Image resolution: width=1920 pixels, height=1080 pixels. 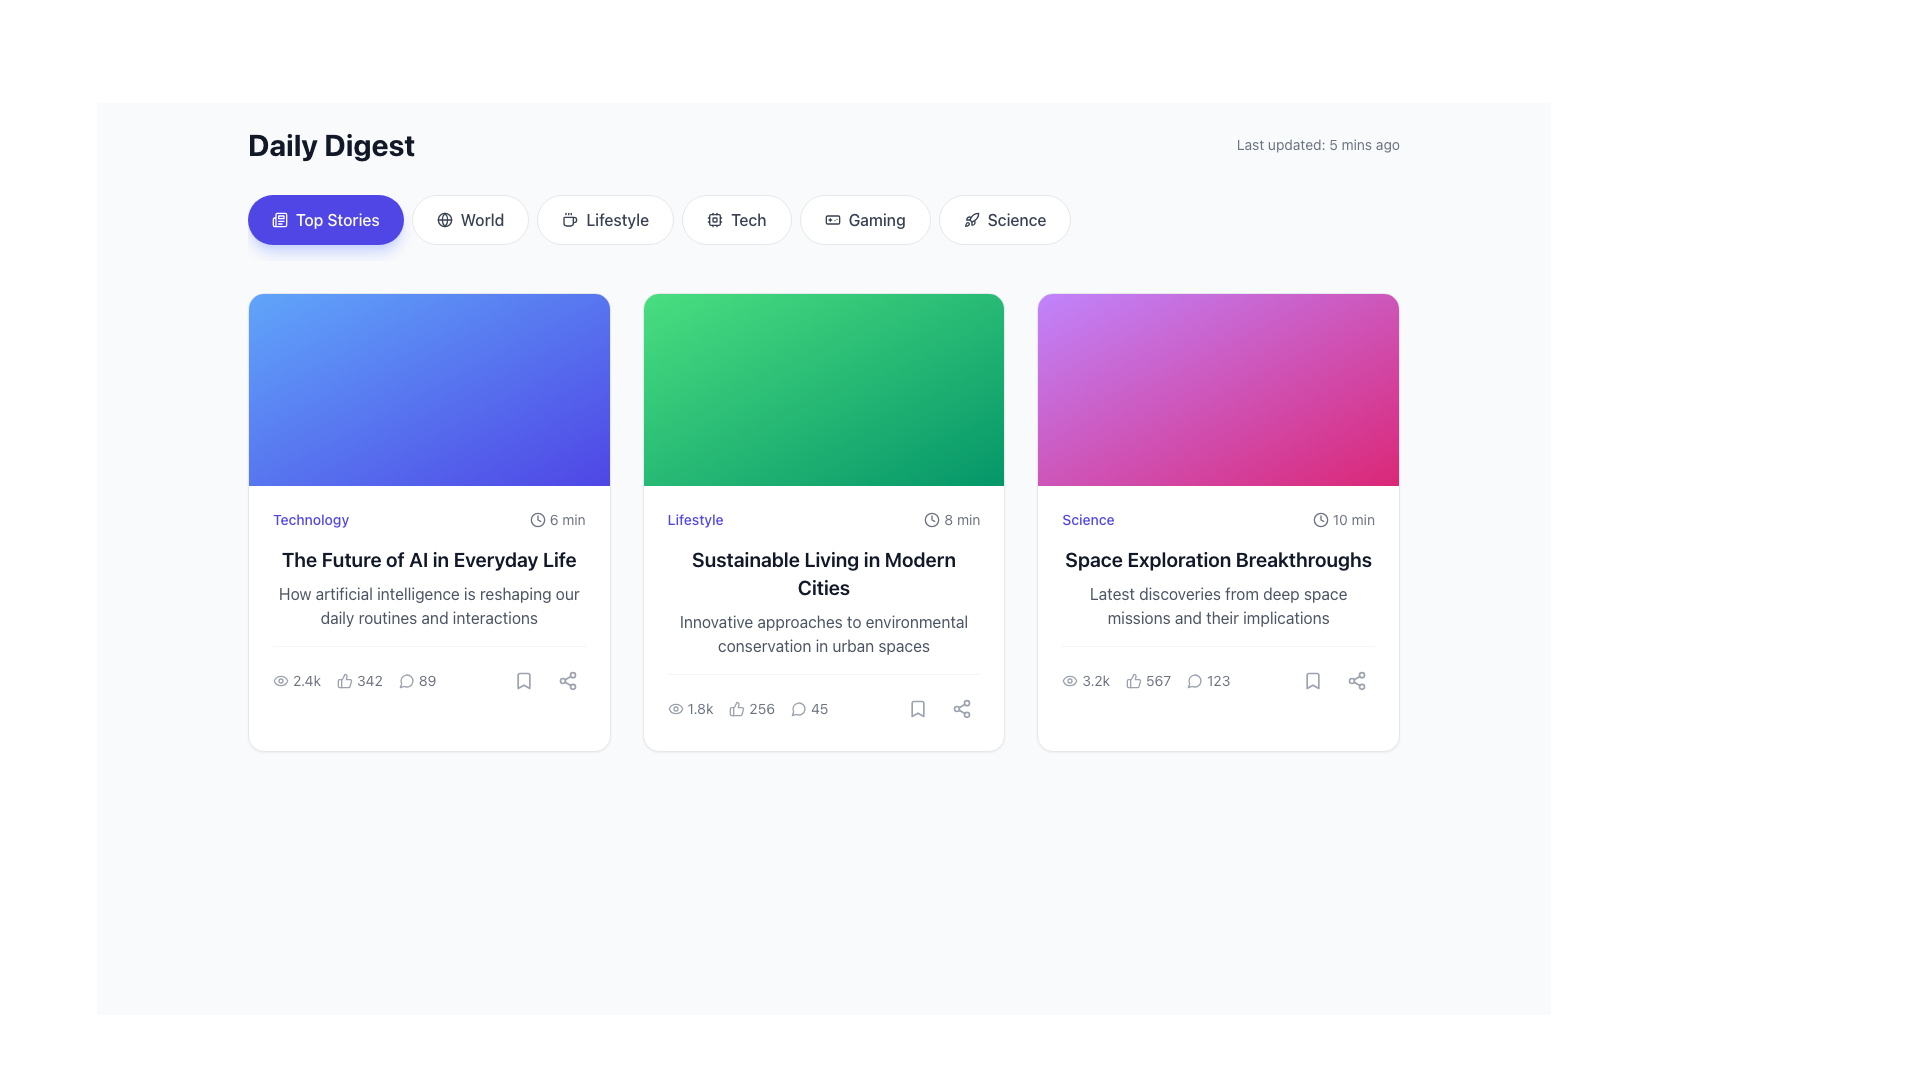 I want to click on the thumbs-up icon in the Interactive engagement summary bar located at the bottom of the article card discussing 'The Future of AI in Everyday Life' to like the article, so click(x=354, y=680).